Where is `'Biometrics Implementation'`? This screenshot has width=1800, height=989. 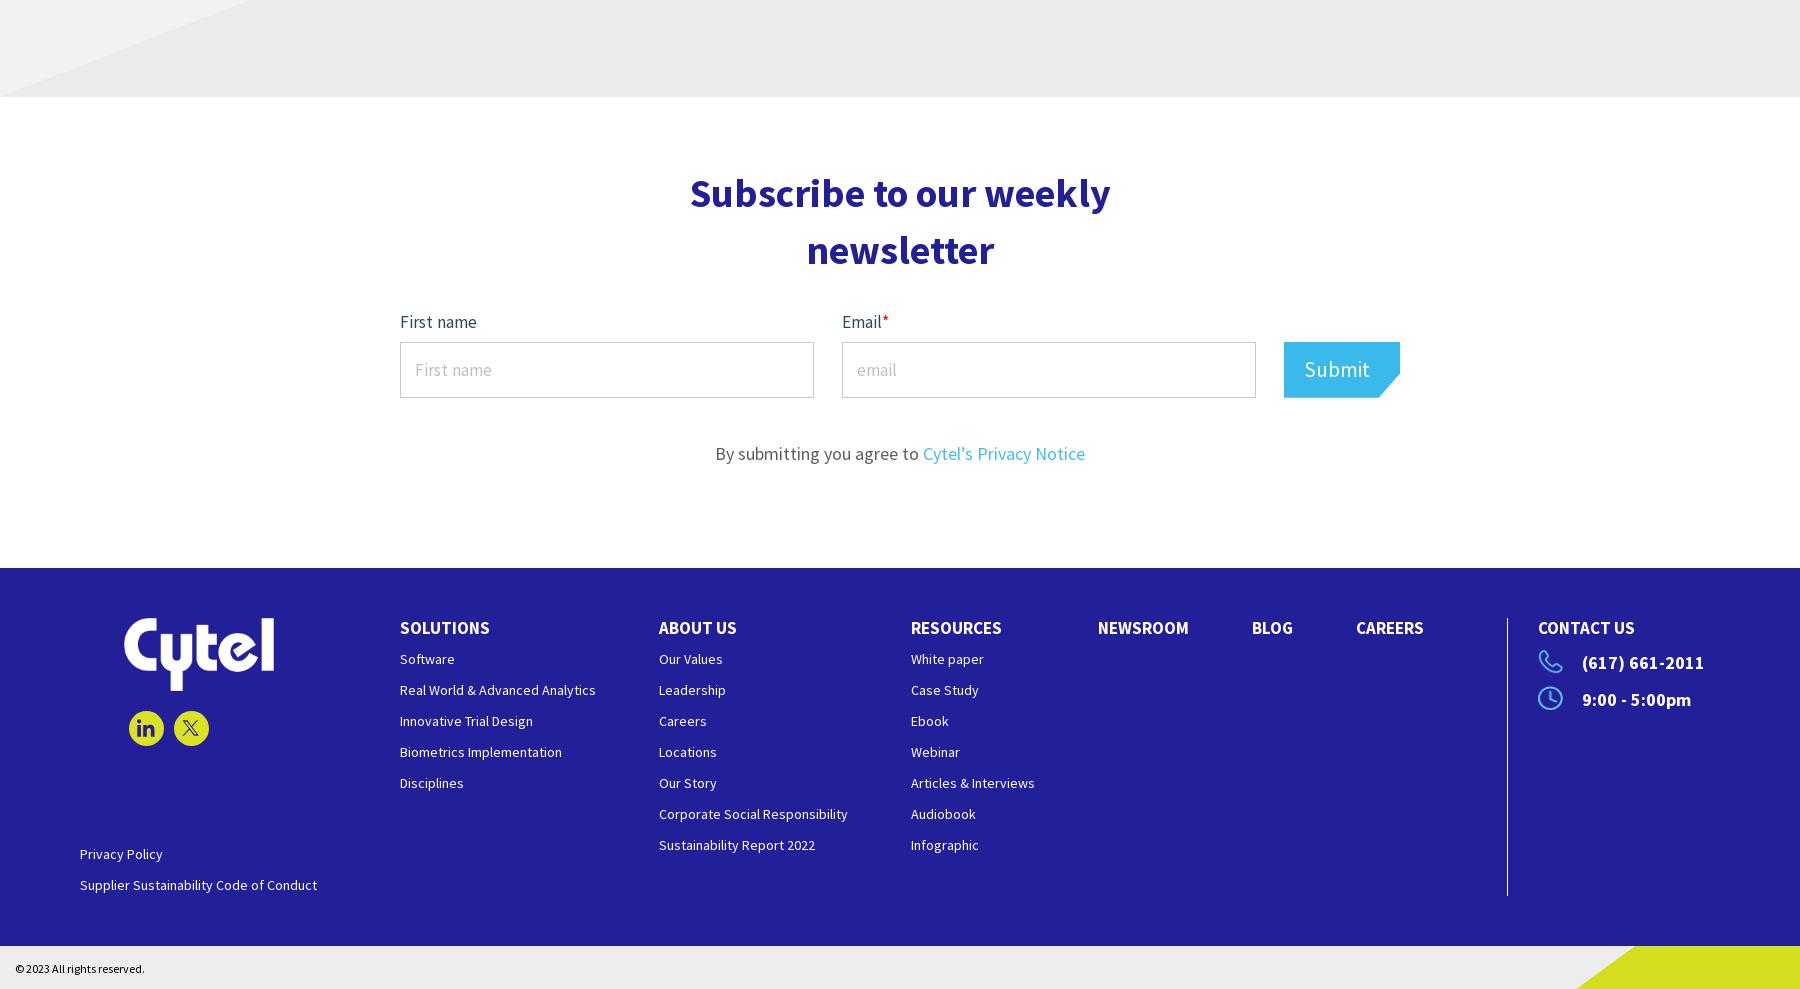 'Biometrics Implementation' is located at coordinates (479, 752).